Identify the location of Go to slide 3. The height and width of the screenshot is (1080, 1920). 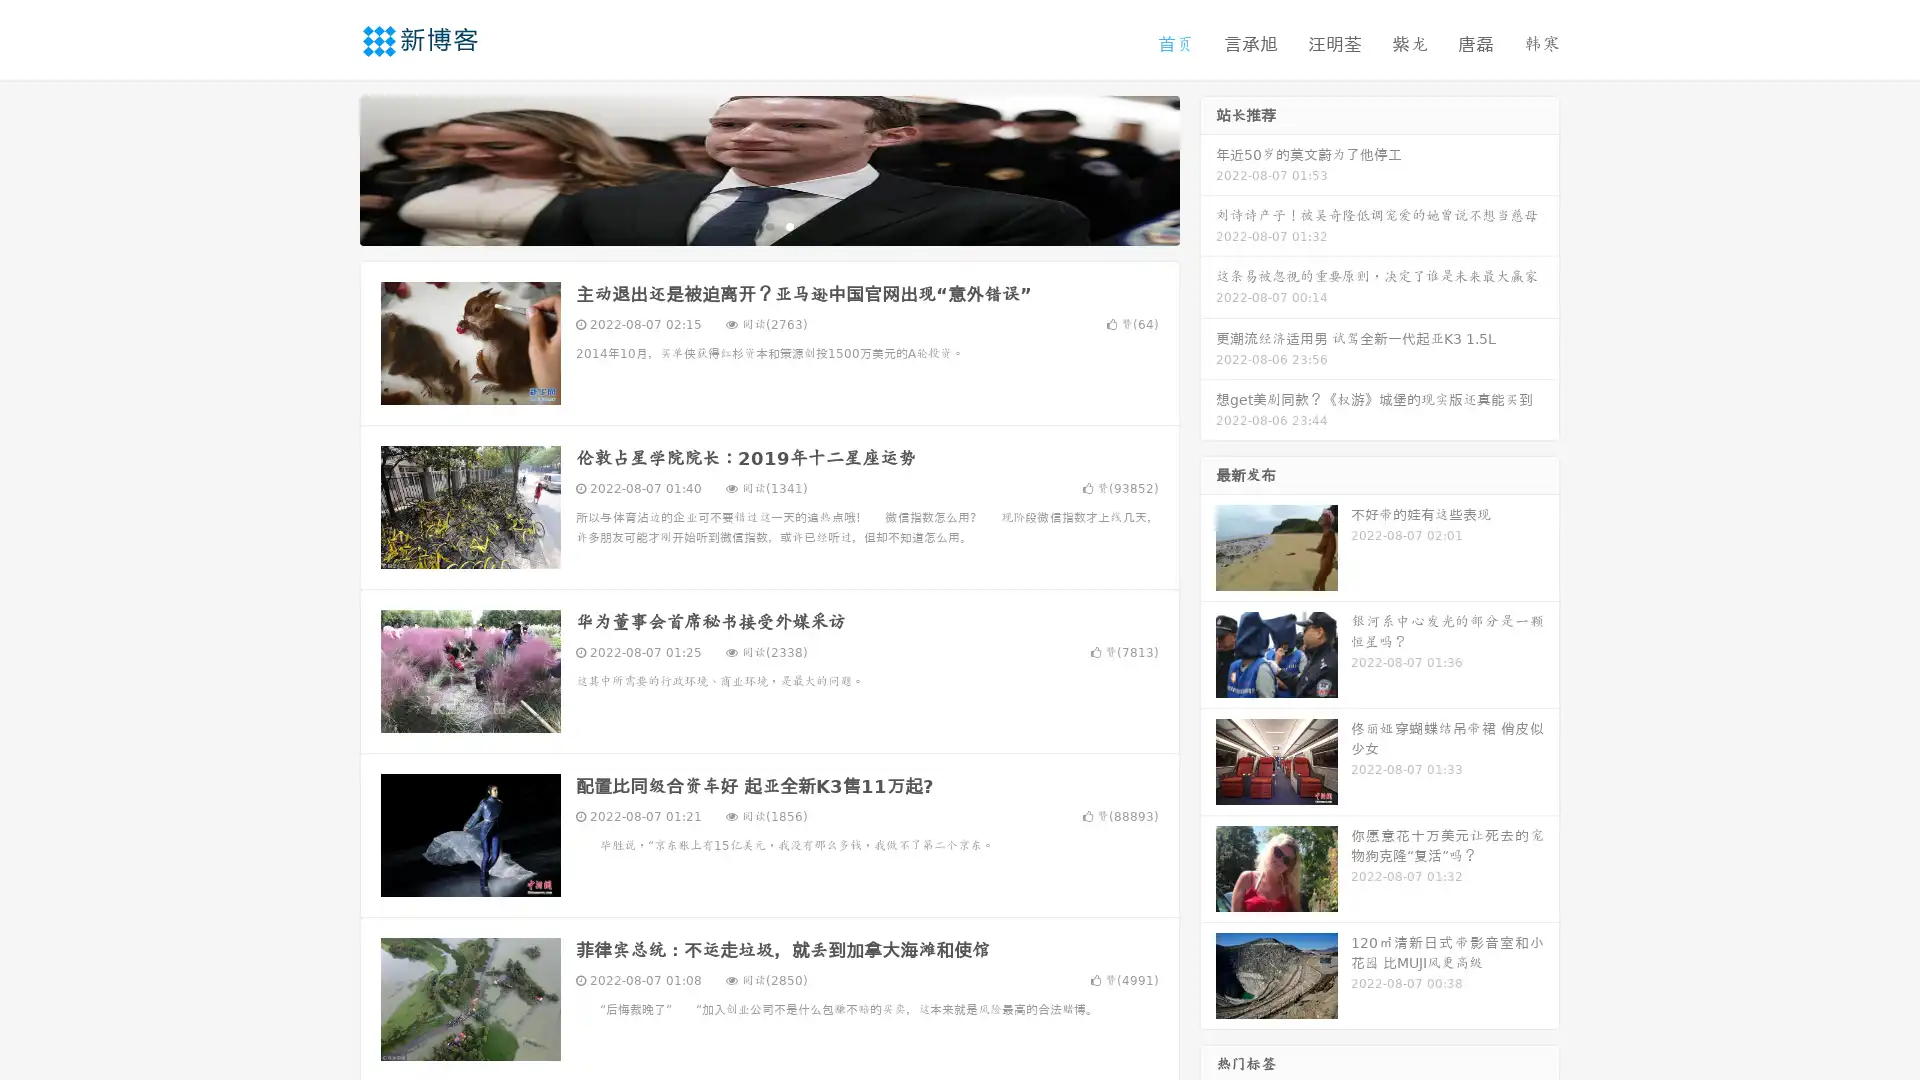
(789, 225).